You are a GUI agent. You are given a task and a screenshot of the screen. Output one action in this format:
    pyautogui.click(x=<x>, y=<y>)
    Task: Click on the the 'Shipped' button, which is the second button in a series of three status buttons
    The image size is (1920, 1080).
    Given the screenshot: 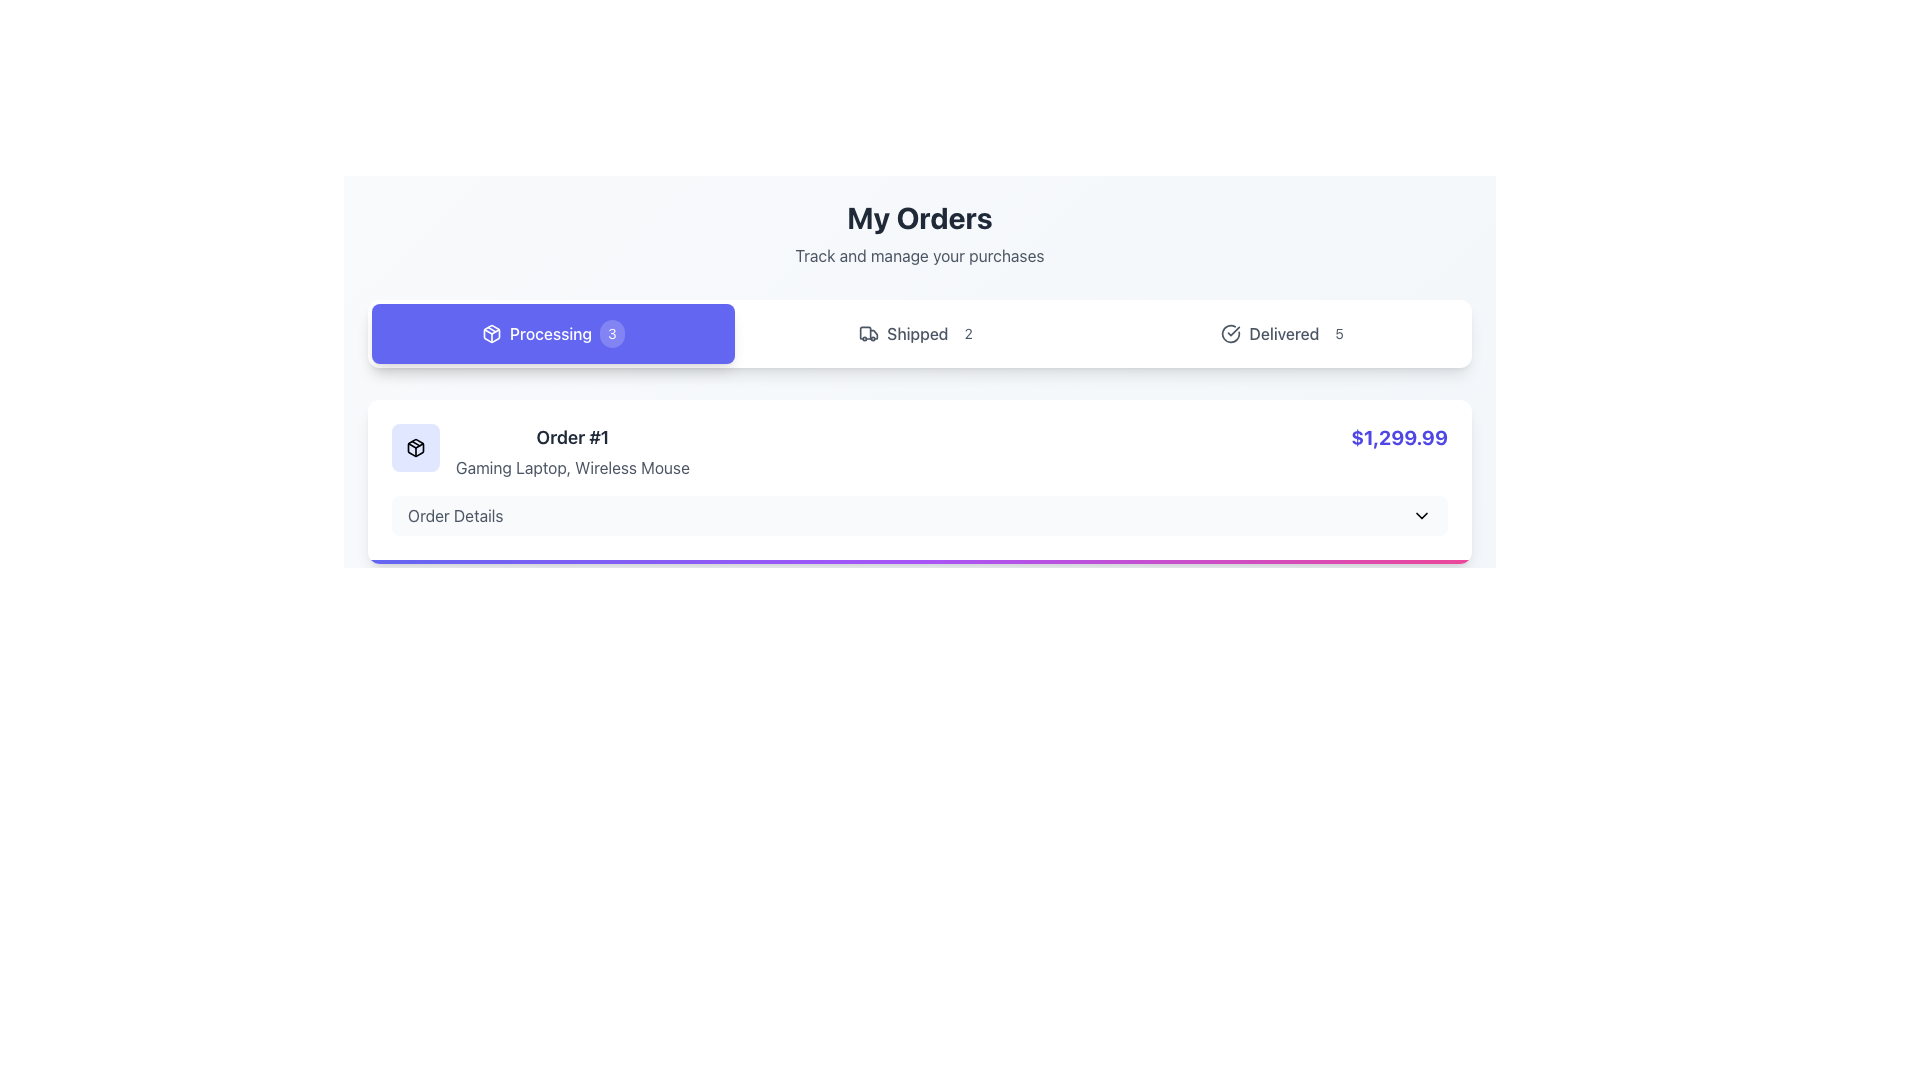 What is the action you would take?
    pyautogui.click(x=919, y=333)
    